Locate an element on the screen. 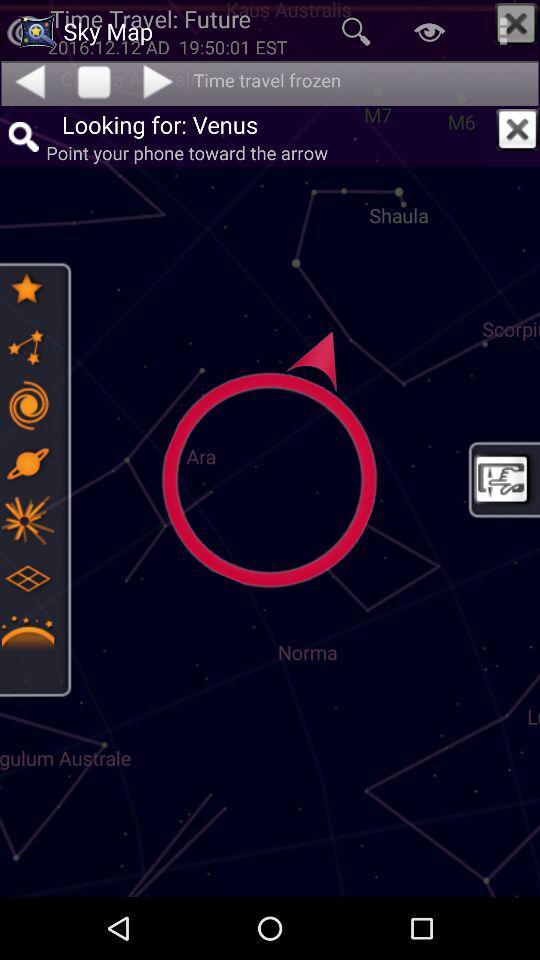 The height and width of the screenshot is (960, 540). the close icon is located at coordinates (517, 128).